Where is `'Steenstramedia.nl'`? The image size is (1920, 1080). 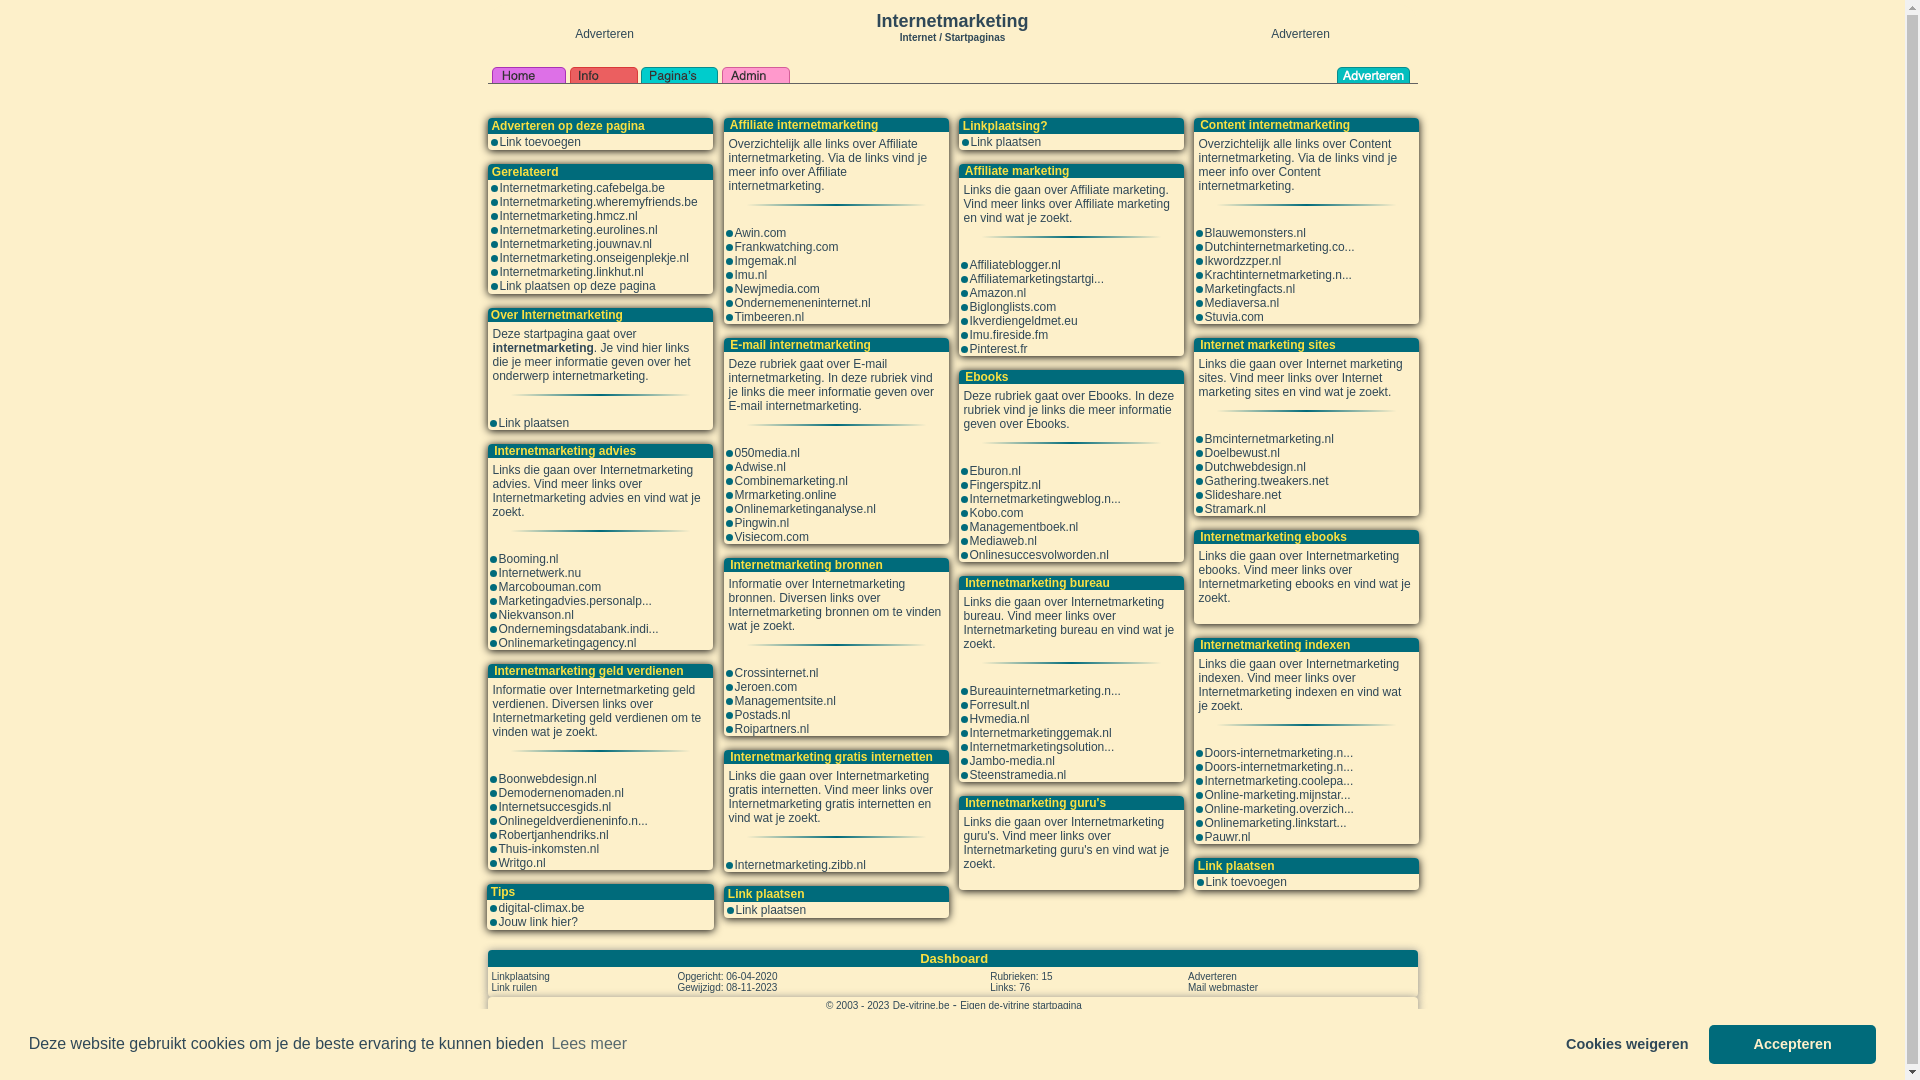
'Steenstramedia.nl' is located at coordinates (1018, 774).